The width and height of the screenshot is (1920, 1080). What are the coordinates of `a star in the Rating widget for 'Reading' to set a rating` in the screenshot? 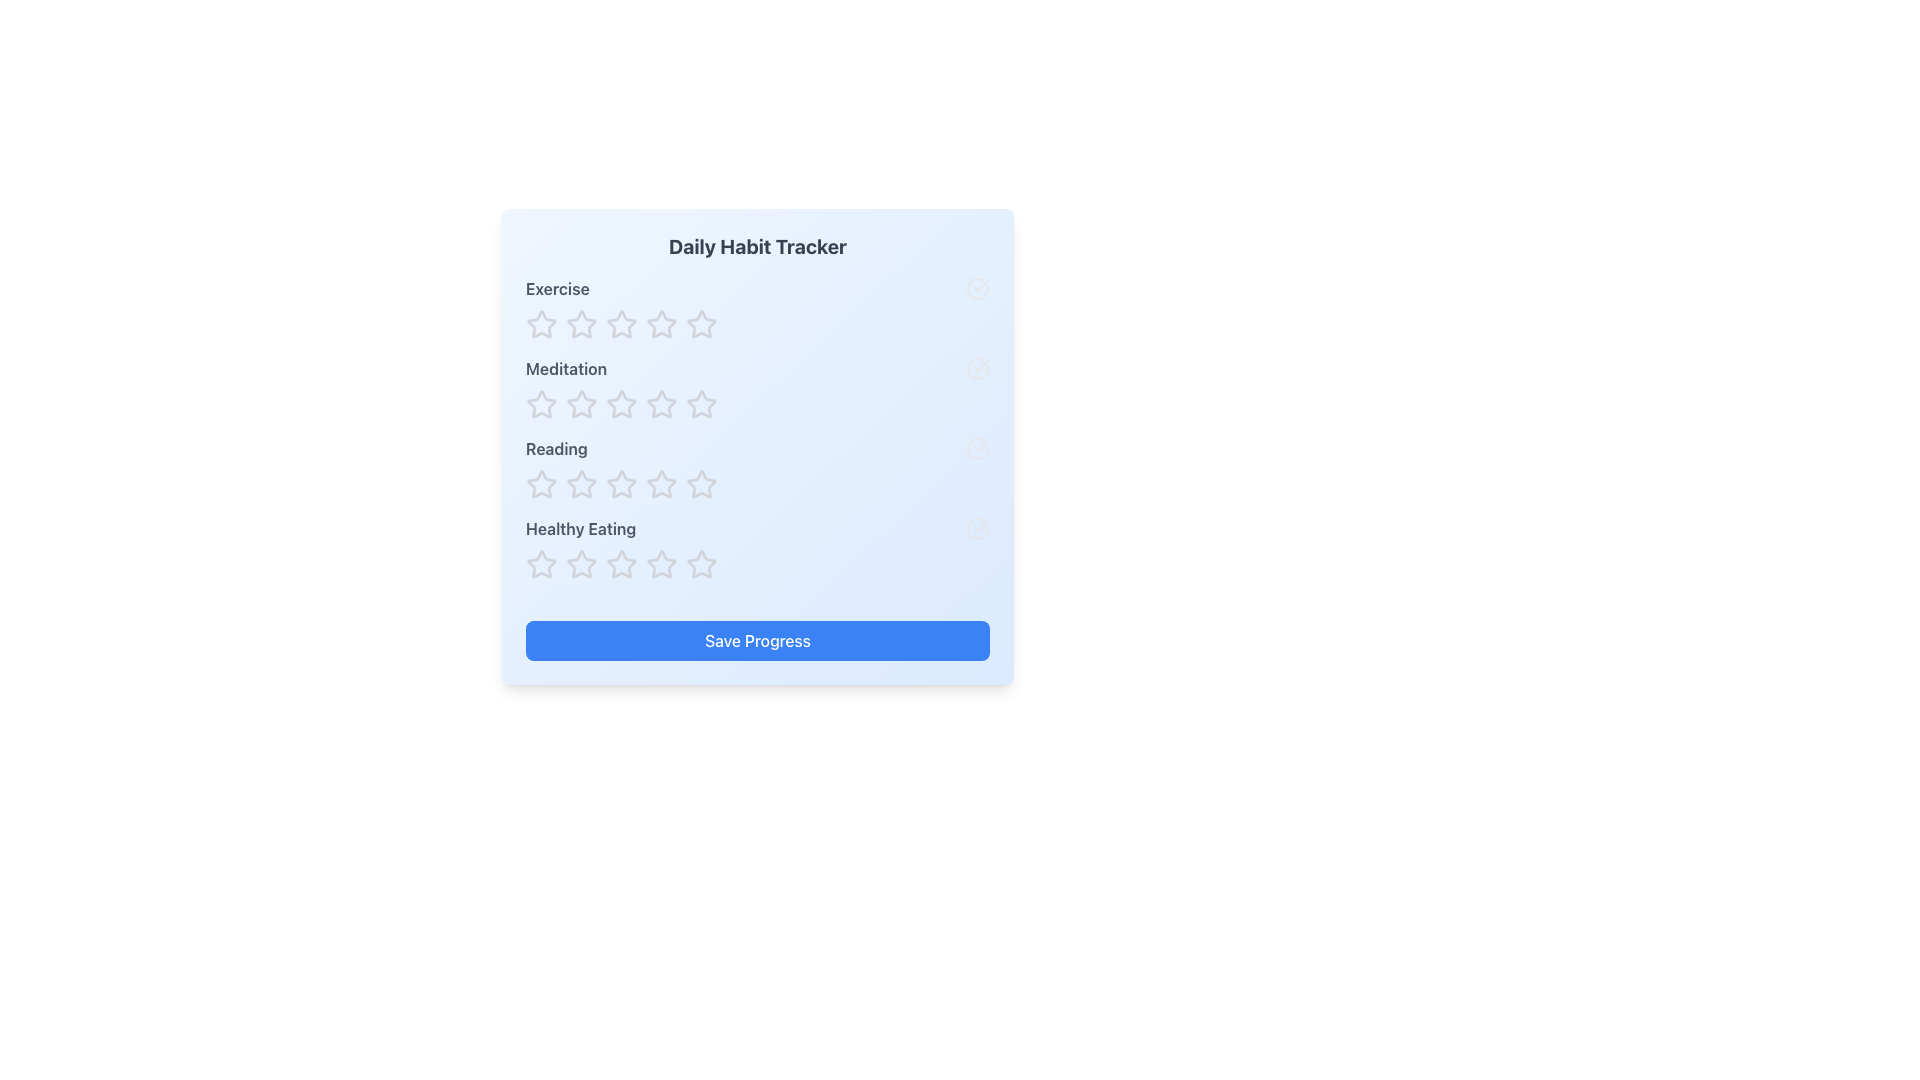 It's located at (757, 485).